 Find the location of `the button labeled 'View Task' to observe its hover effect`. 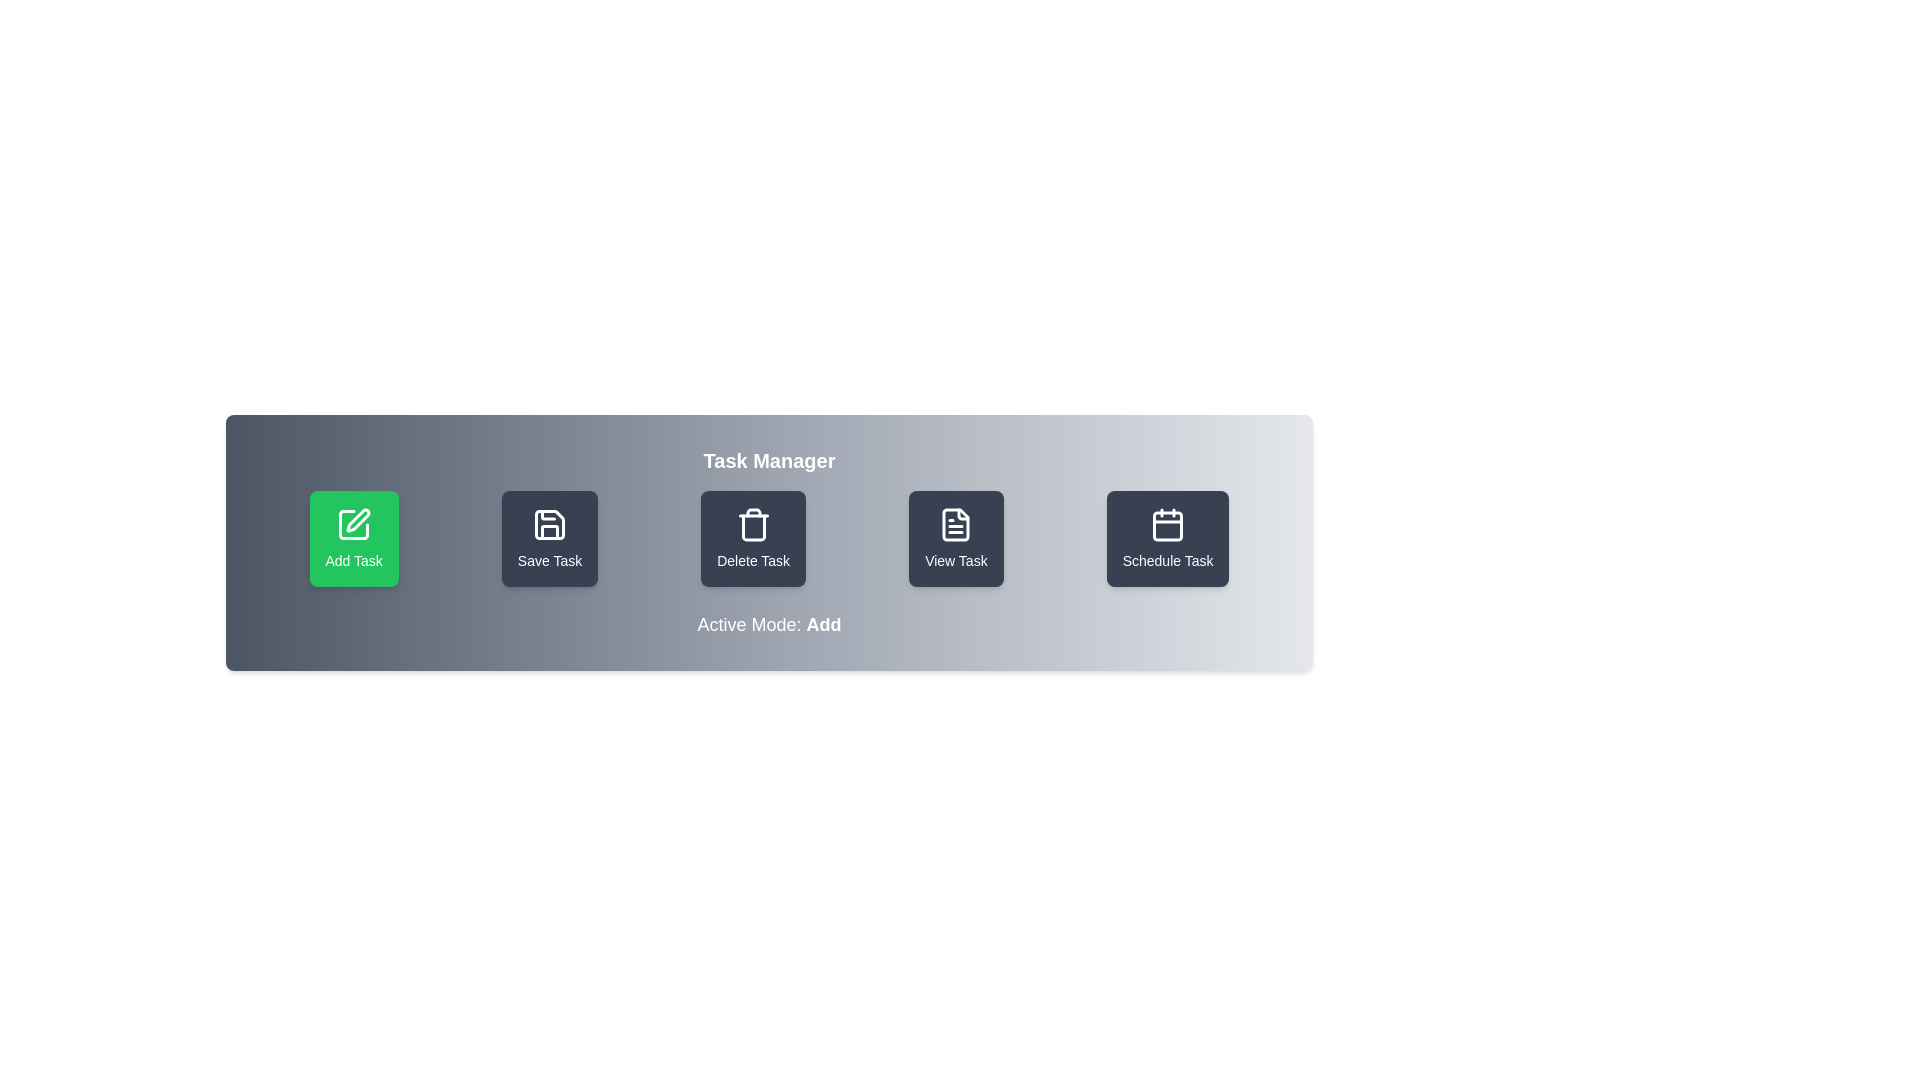

the button labeled 'View Task' to observe its hover effect is located at coordinates (954, 538).